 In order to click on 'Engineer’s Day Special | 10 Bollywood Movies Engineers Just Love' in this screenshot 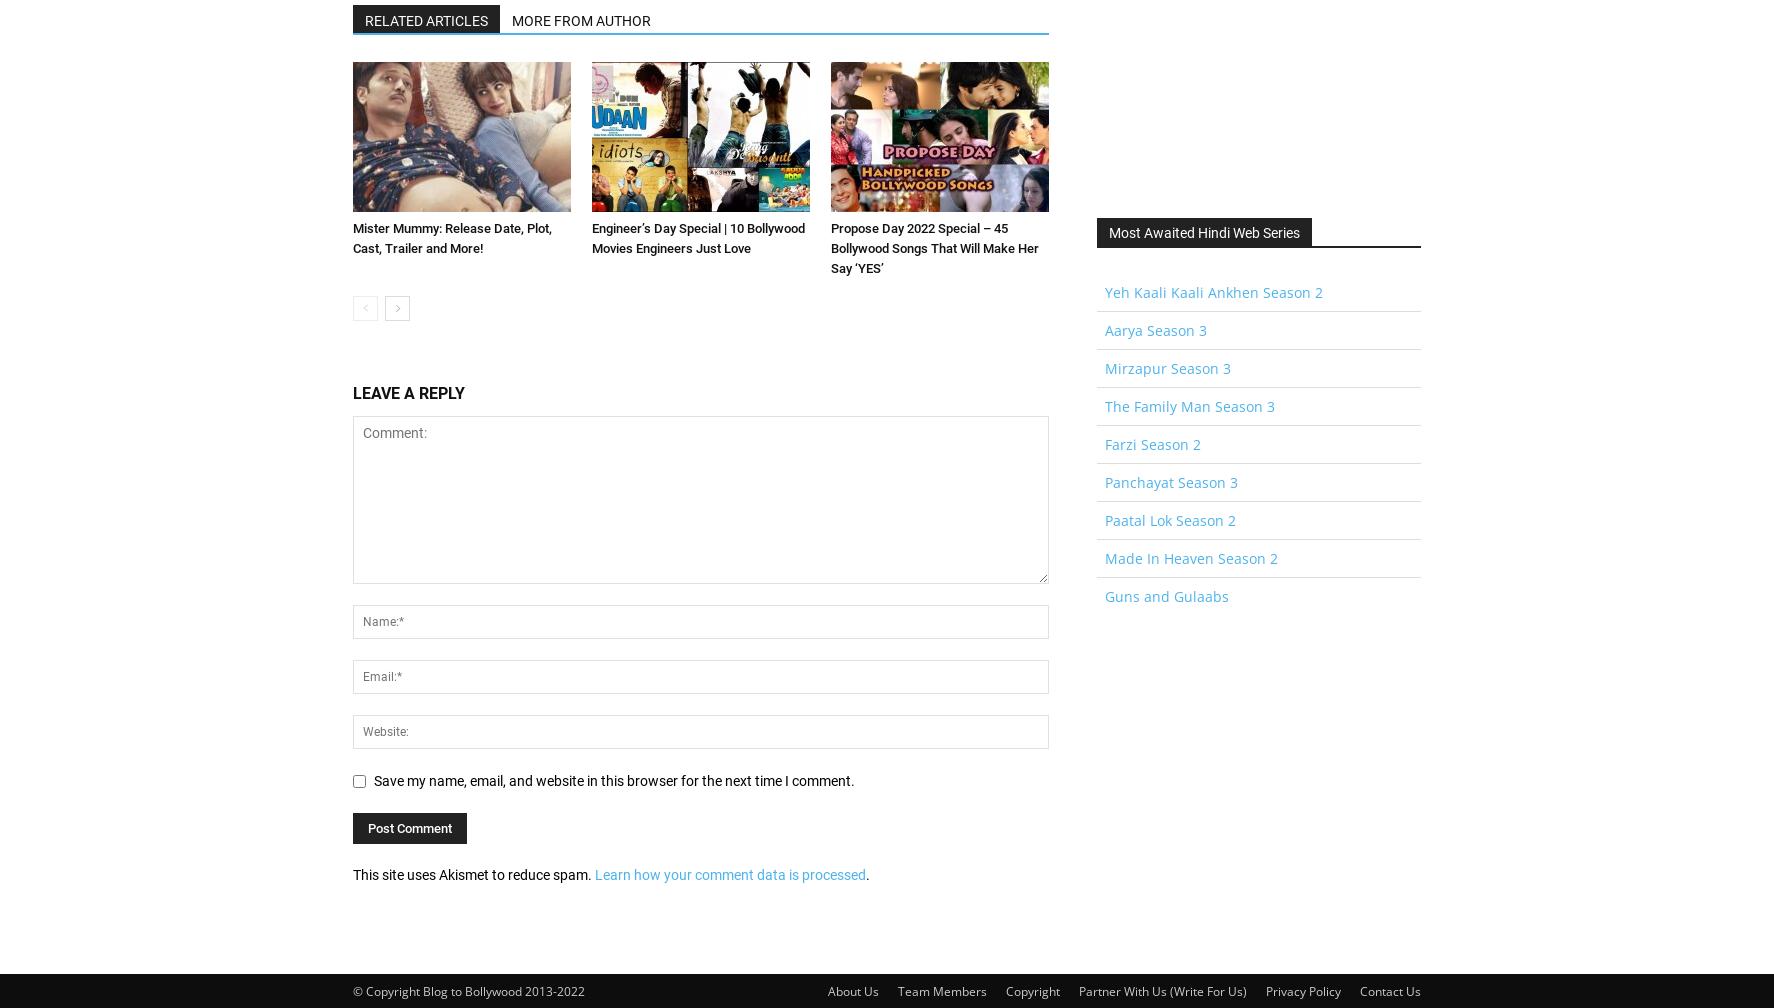, I will do `click(698, 237)`.